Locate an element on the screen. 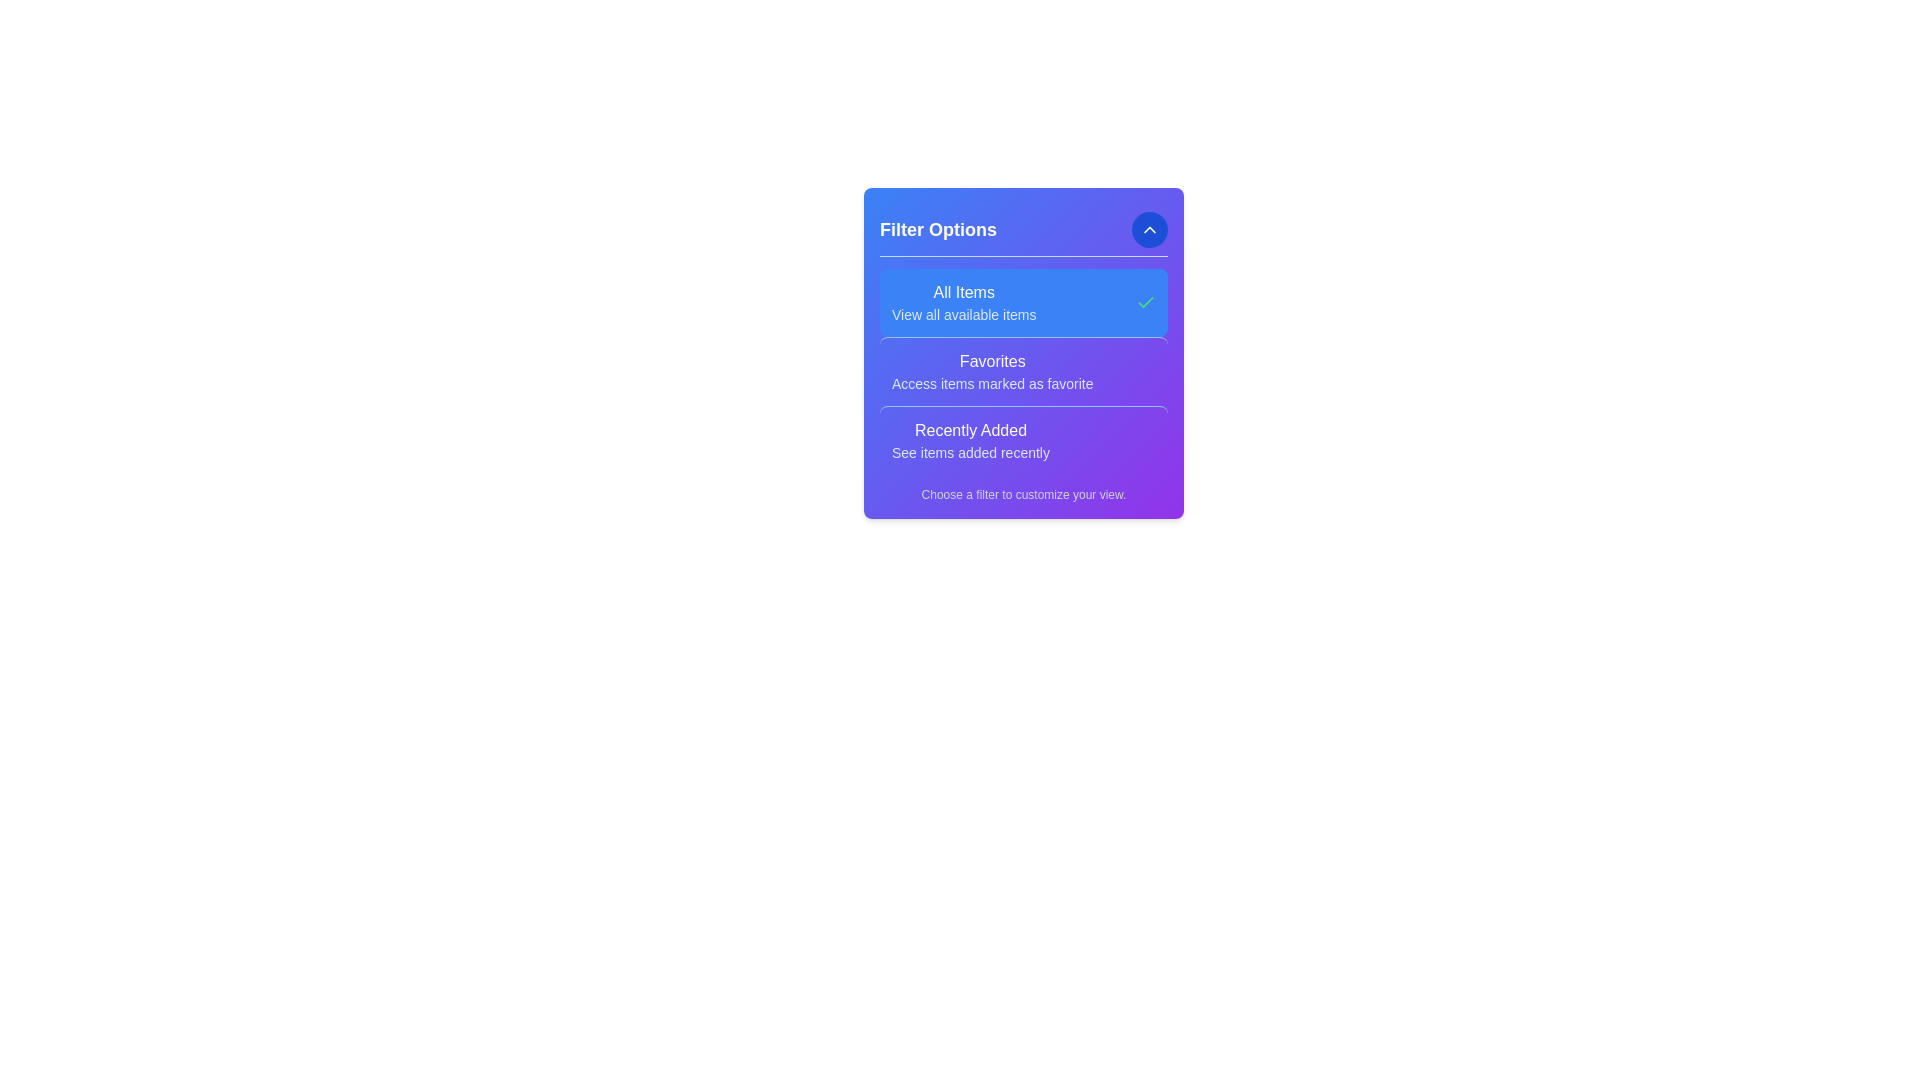 The height and width of the screenshot is (1080, 1920). the filter option Recently Added from the menu is located at coordinates (969, 439).